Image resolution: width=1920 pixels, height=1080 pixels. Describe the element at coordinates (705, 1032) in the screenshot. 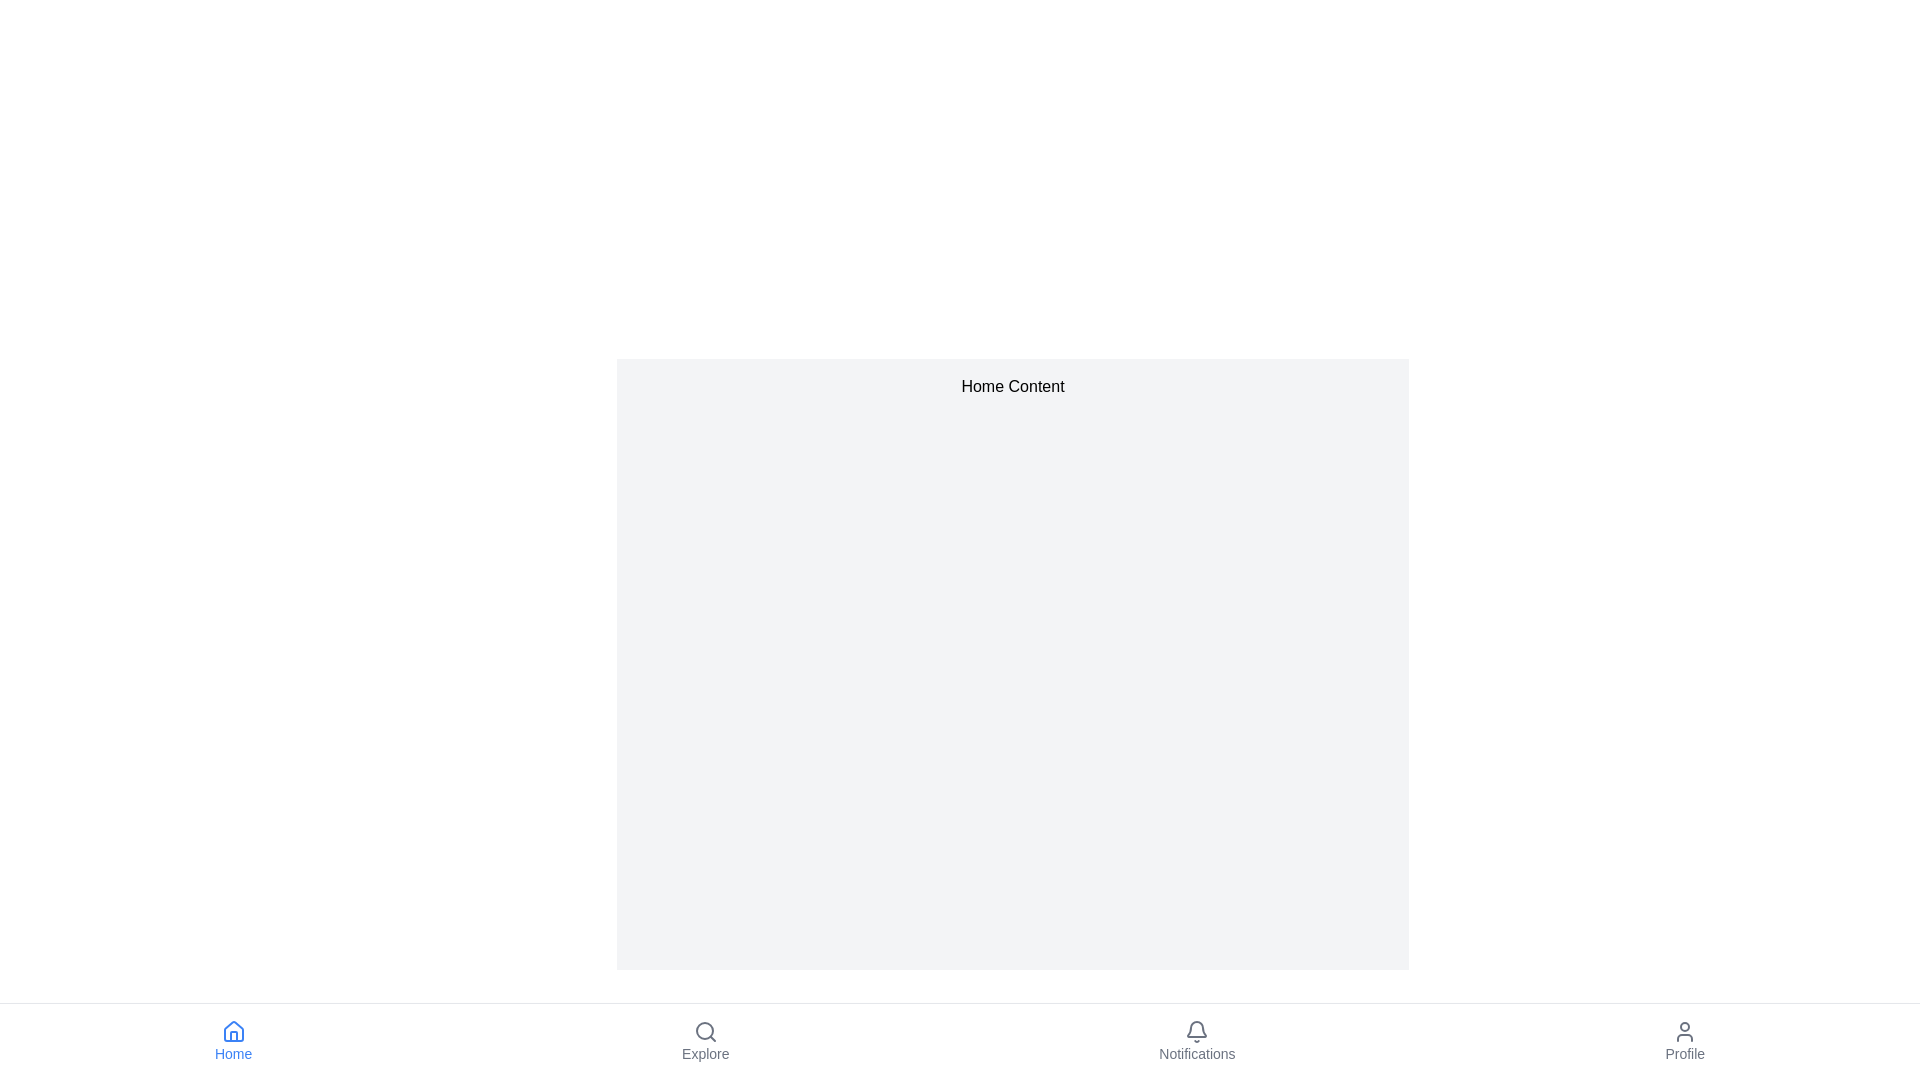

I see `the Icon button in the bottom navigation bar, second from the left` at that location.